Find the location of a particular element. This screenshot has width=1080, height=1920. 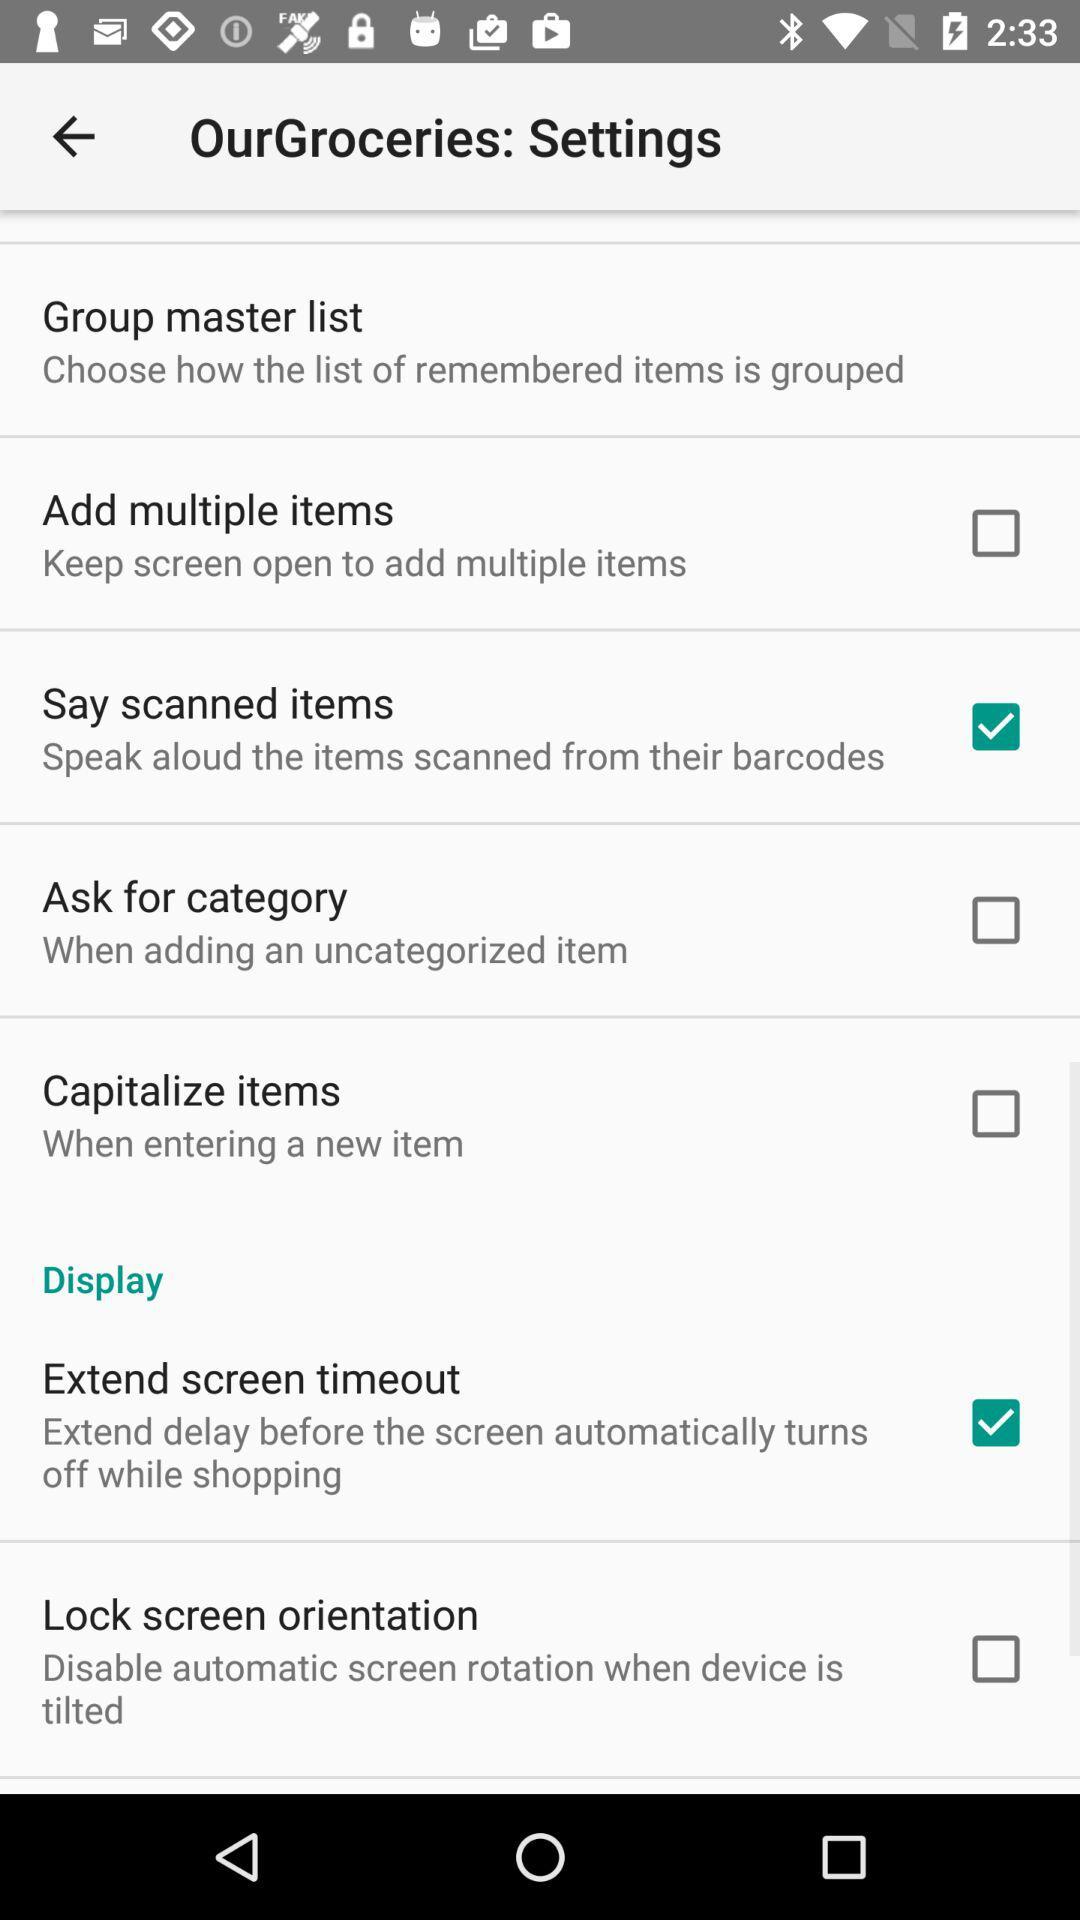

when adding an is located at coordinates (334, 947).